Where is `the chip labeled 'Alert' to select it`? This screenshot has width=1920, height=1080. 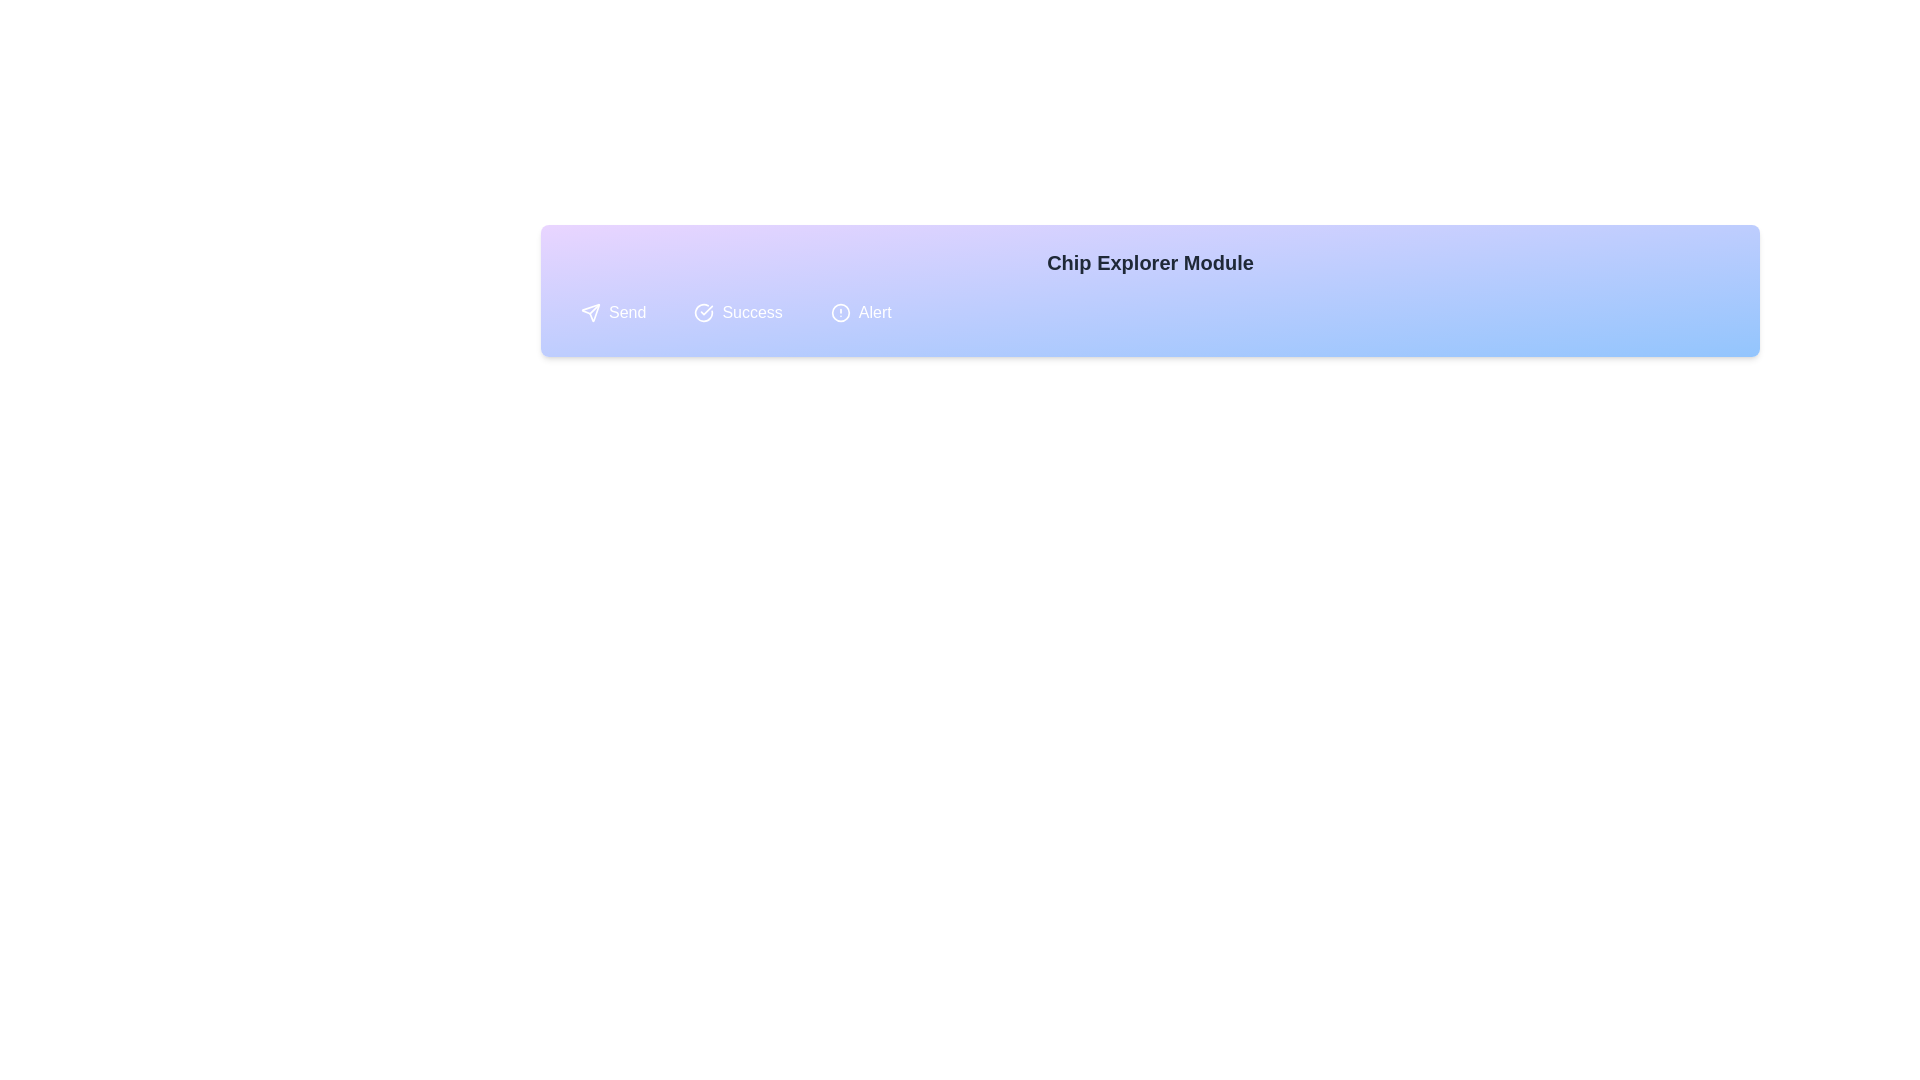 the chip labeled 'Alert' to select it is located at coordinates (861, 312).